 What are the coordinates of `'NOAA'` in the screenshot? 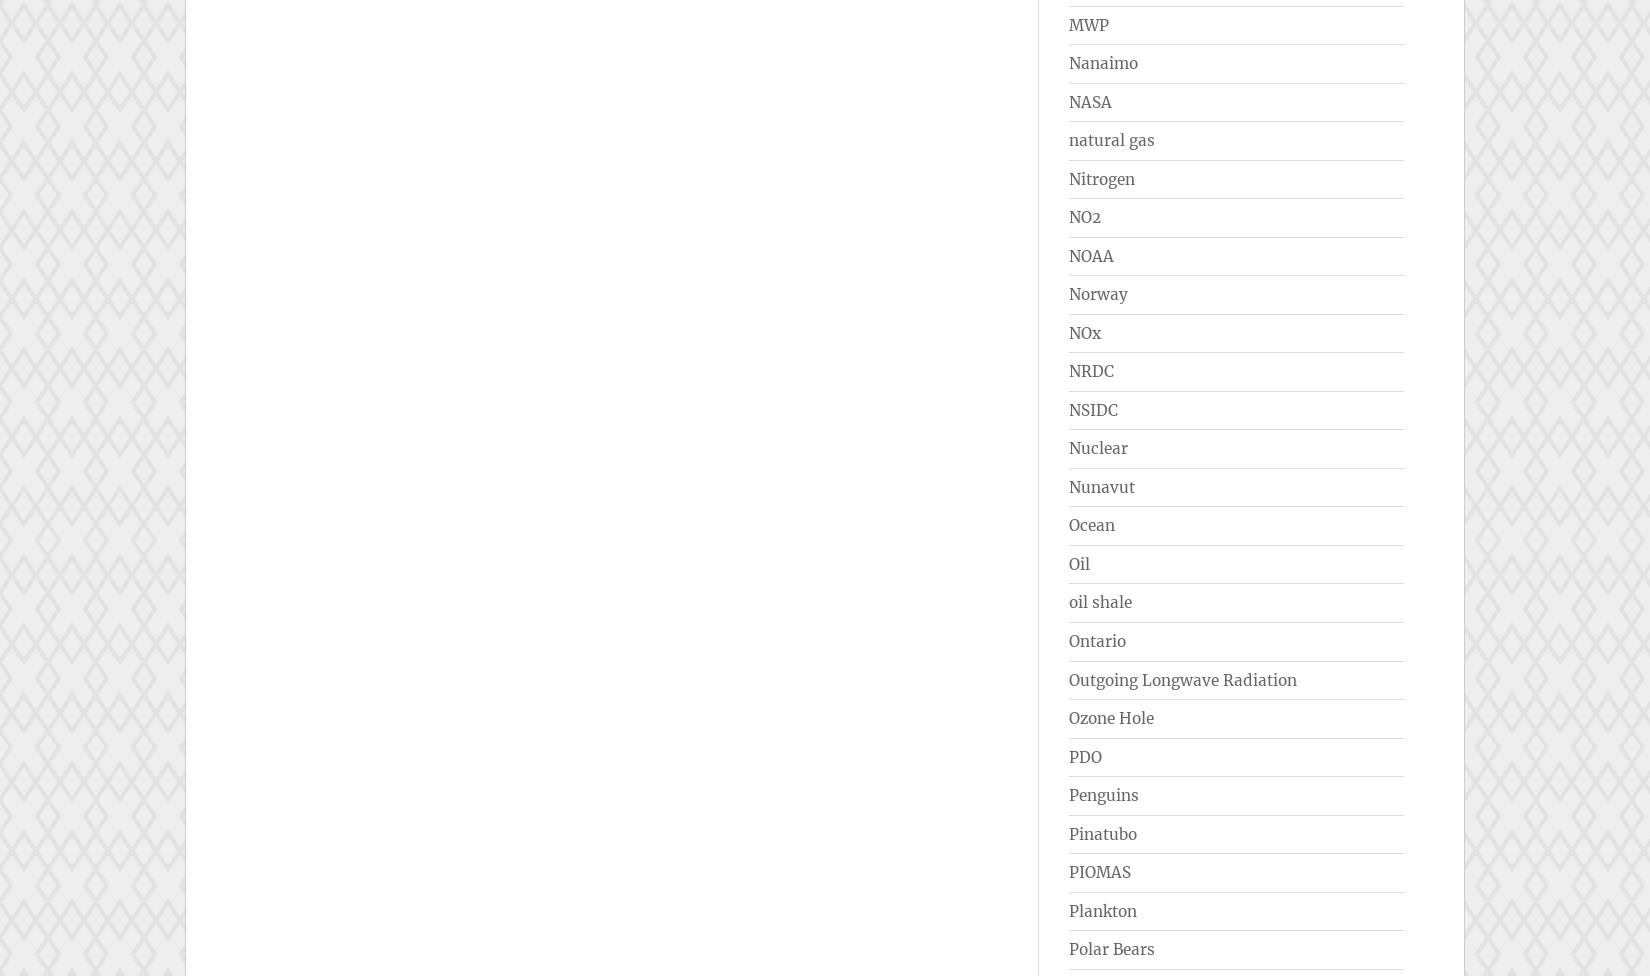 It's located at (1091, 255).